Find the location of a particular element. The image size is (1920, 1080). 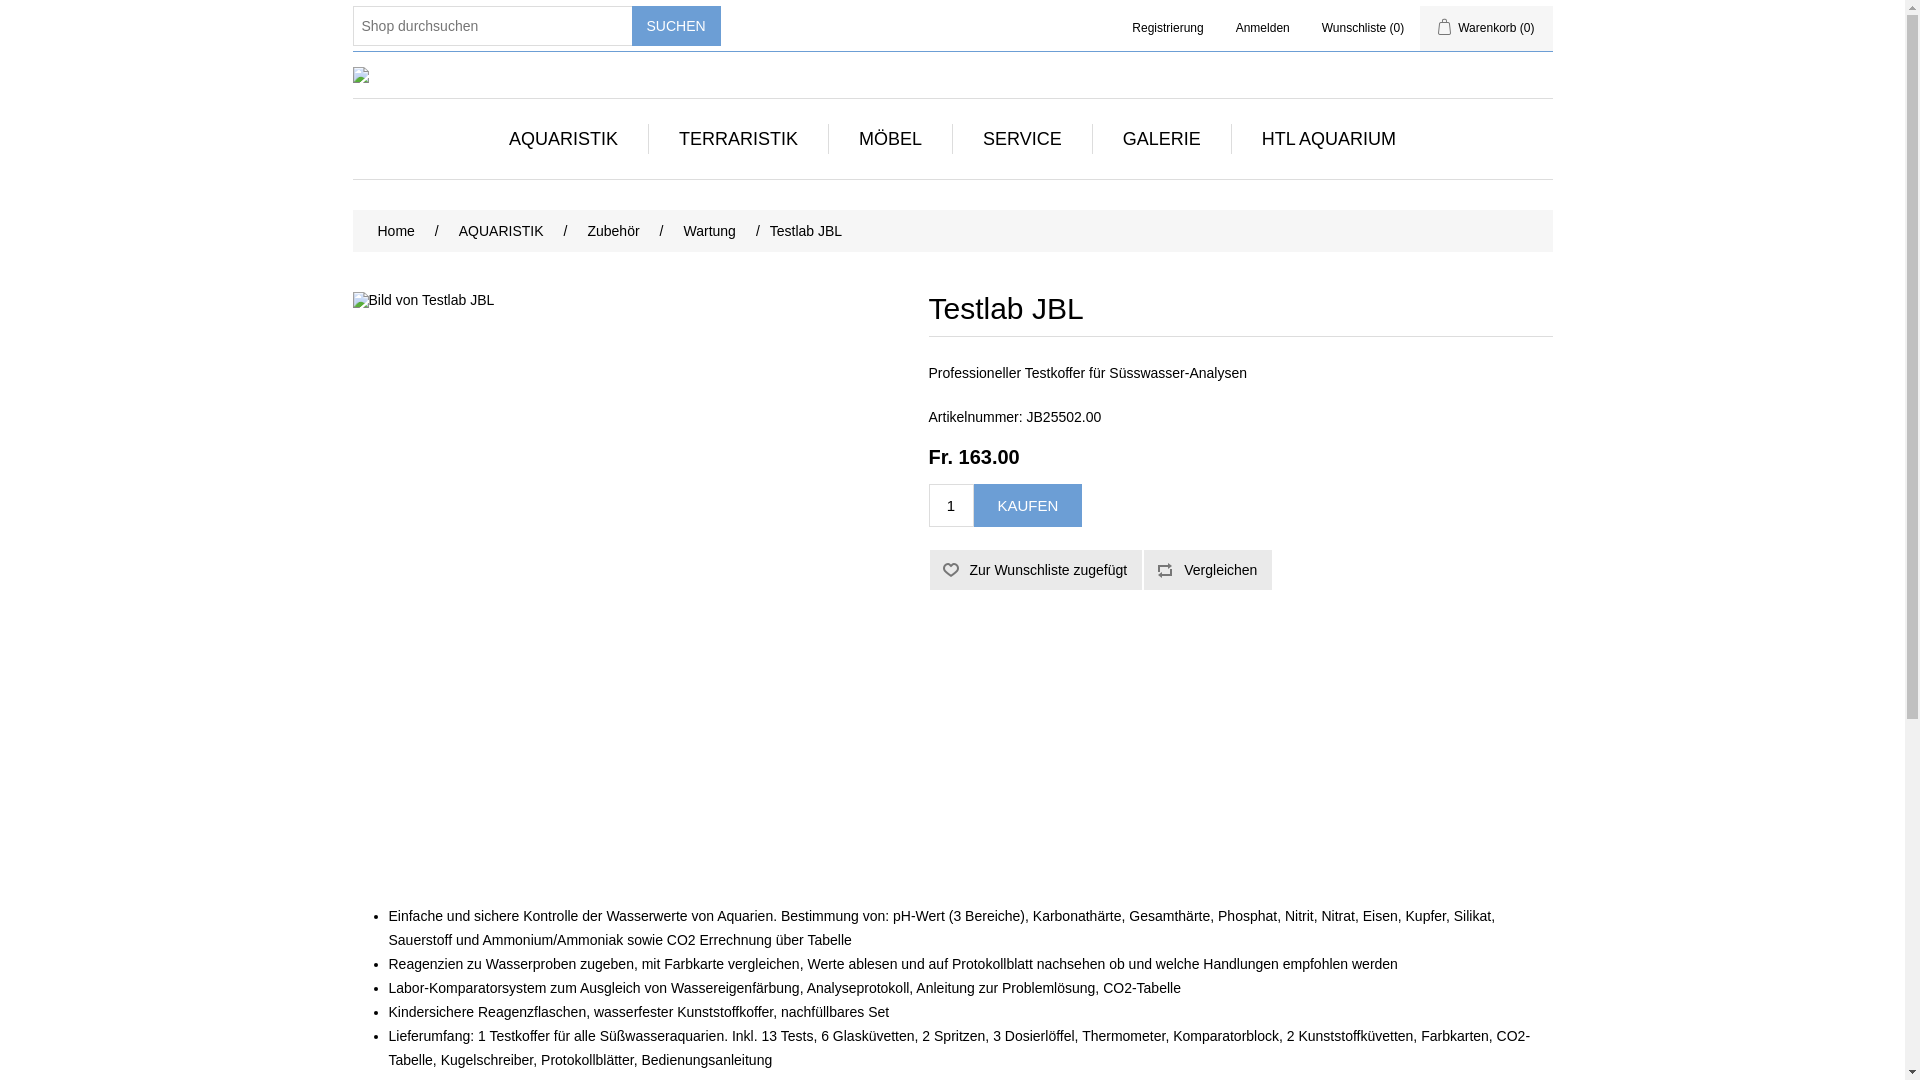

'Suchen' is located at coordinates (631, 26).